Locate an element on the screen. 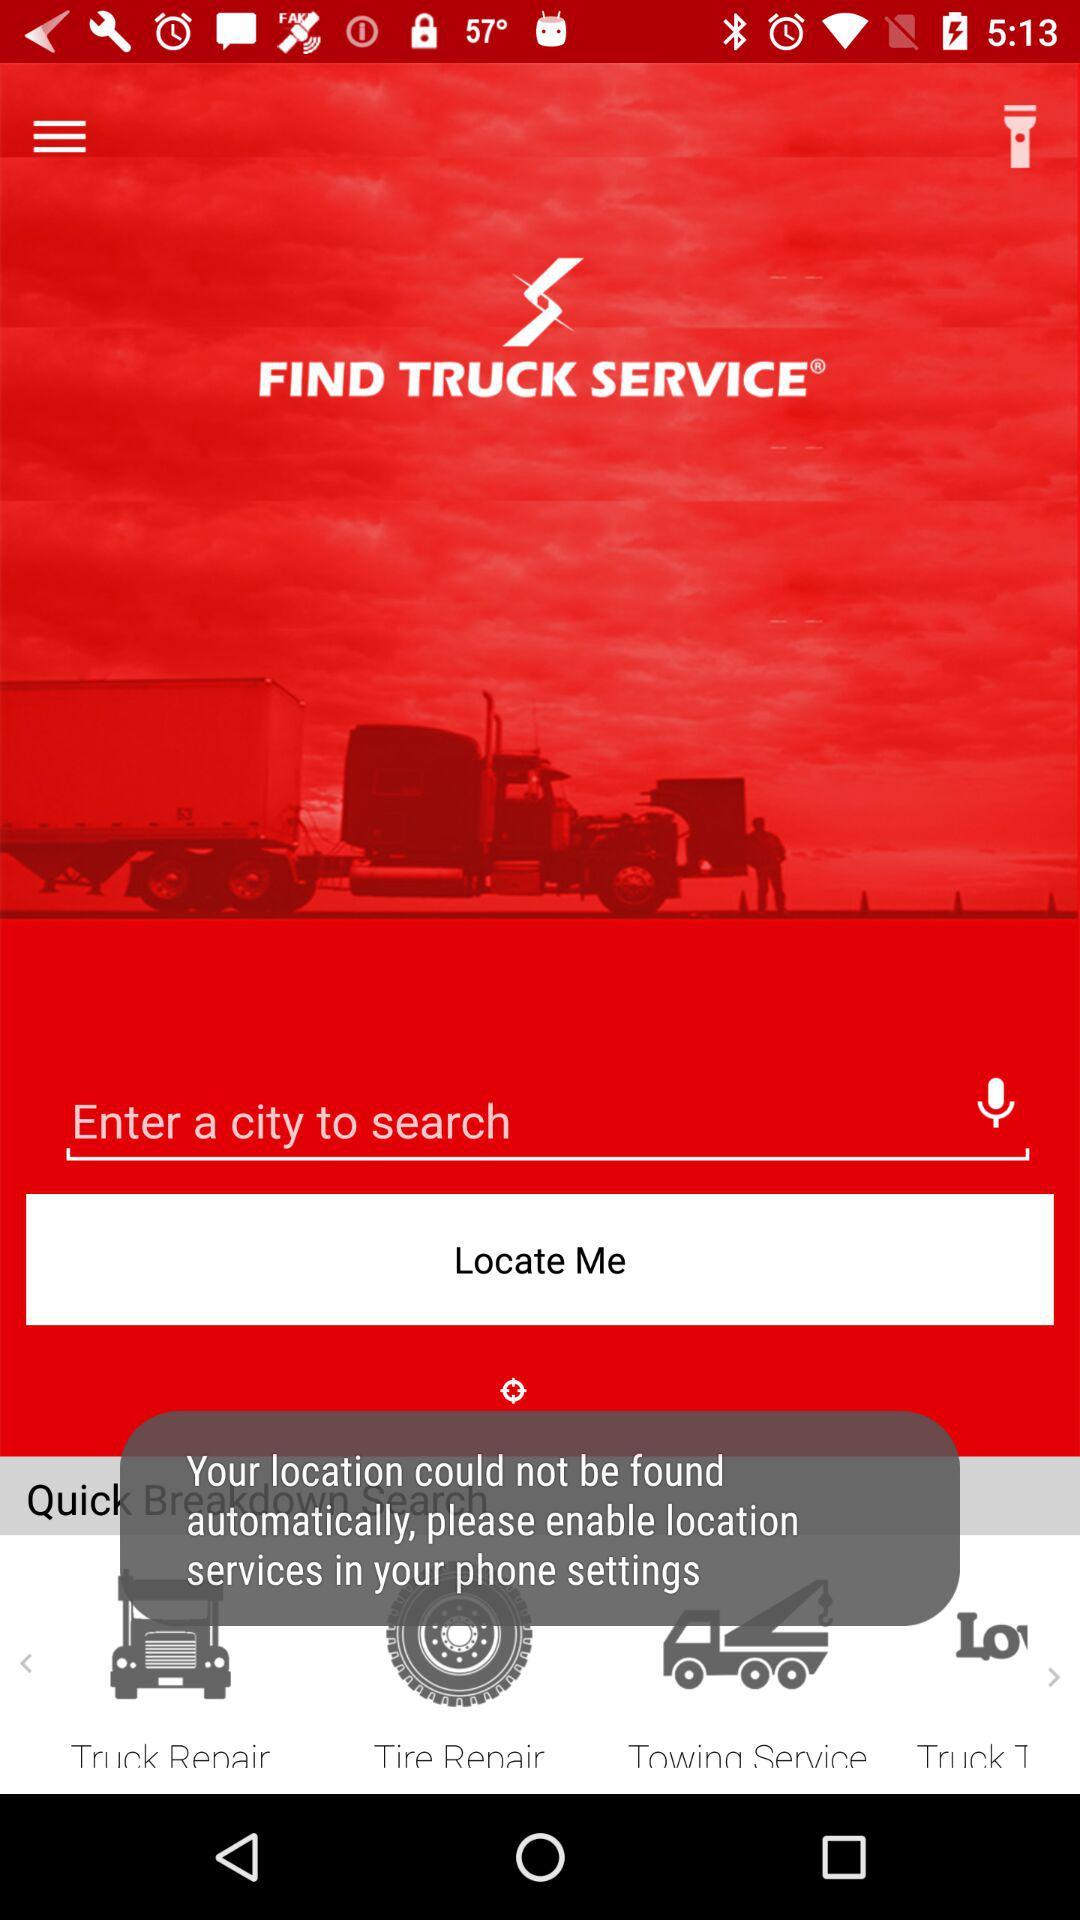 This screenshot has width=1080, height=1920. search bar is located at coordinates (547, 1123).